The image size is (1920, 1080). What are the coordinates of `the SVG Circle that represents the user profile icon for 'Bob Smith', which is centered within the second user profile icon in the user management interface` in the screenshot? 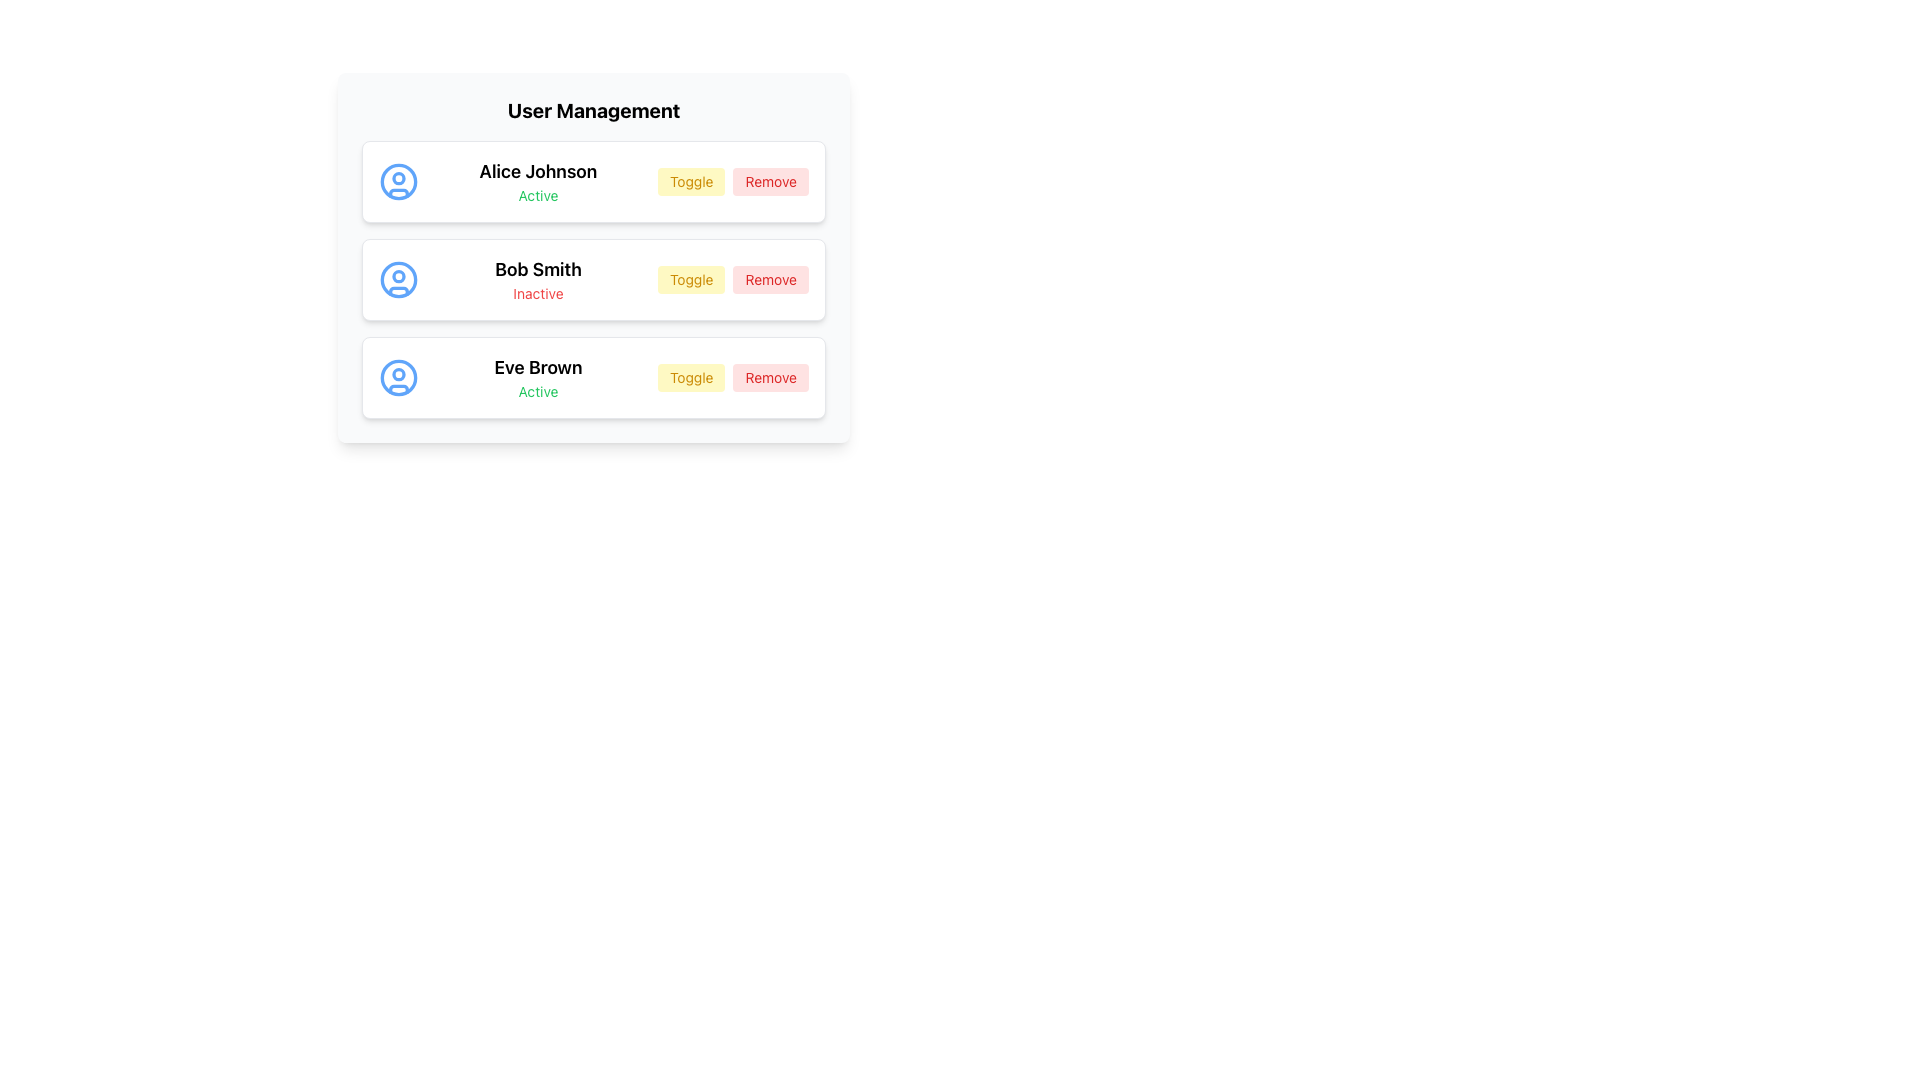 It's located at (398, 276).